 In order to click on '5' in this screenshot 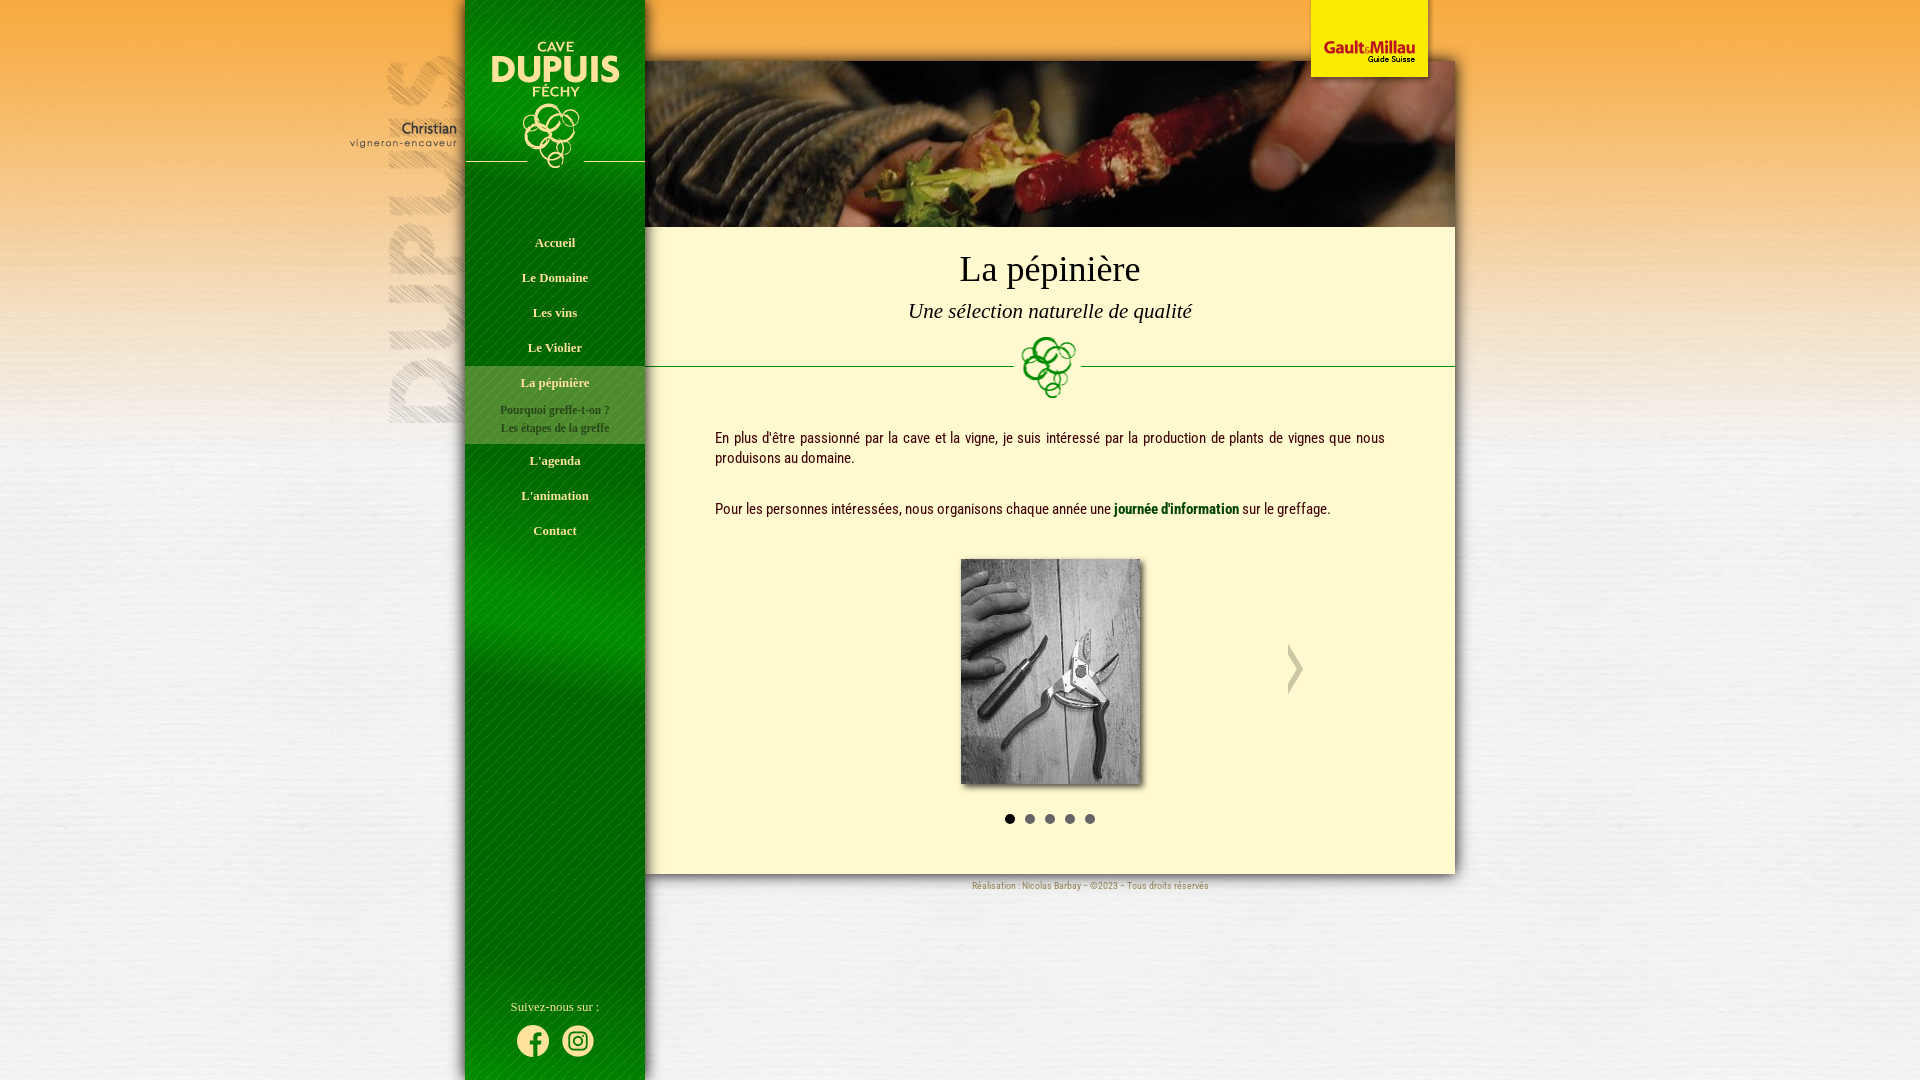, I will do `click(1088, 818)`.